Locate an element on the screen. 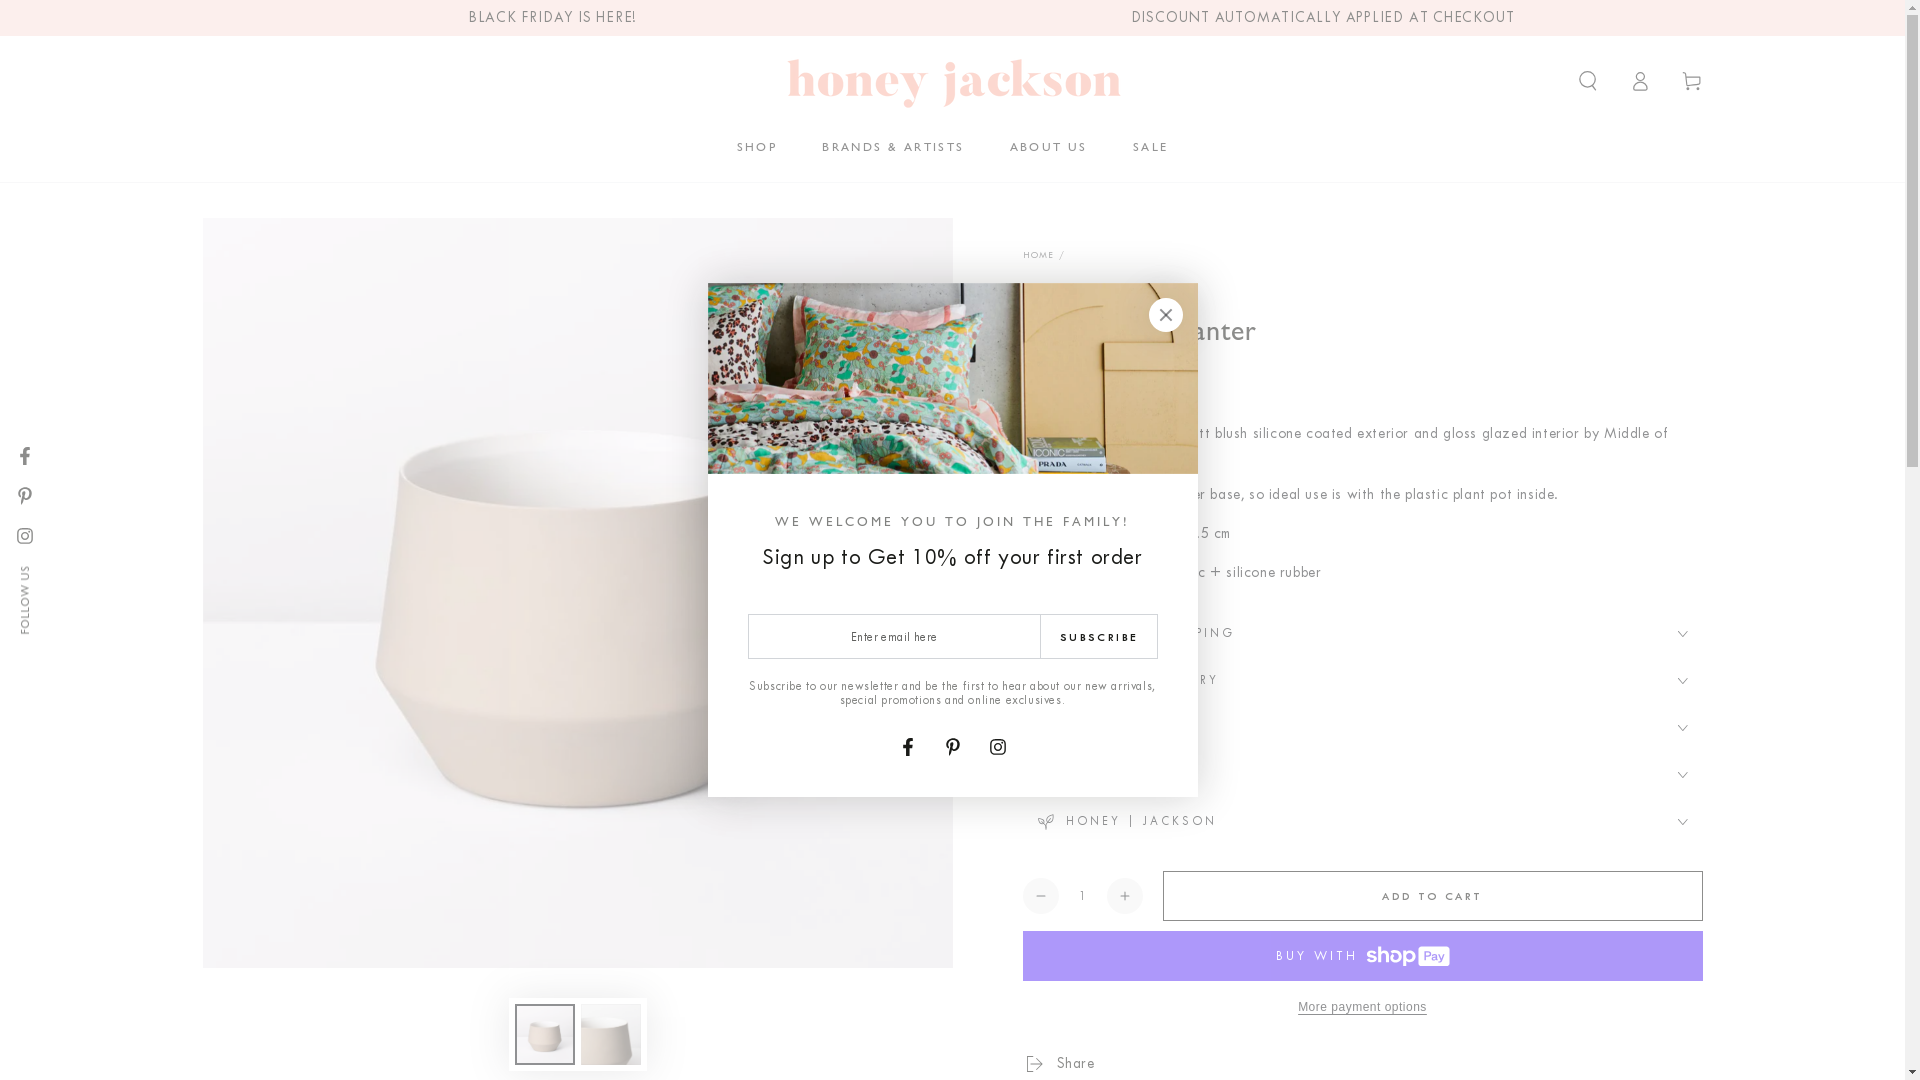 Image resolution: width=1920 pixels, height=1080 pixels. 'Instagram' is located at coordinates (24, 535).